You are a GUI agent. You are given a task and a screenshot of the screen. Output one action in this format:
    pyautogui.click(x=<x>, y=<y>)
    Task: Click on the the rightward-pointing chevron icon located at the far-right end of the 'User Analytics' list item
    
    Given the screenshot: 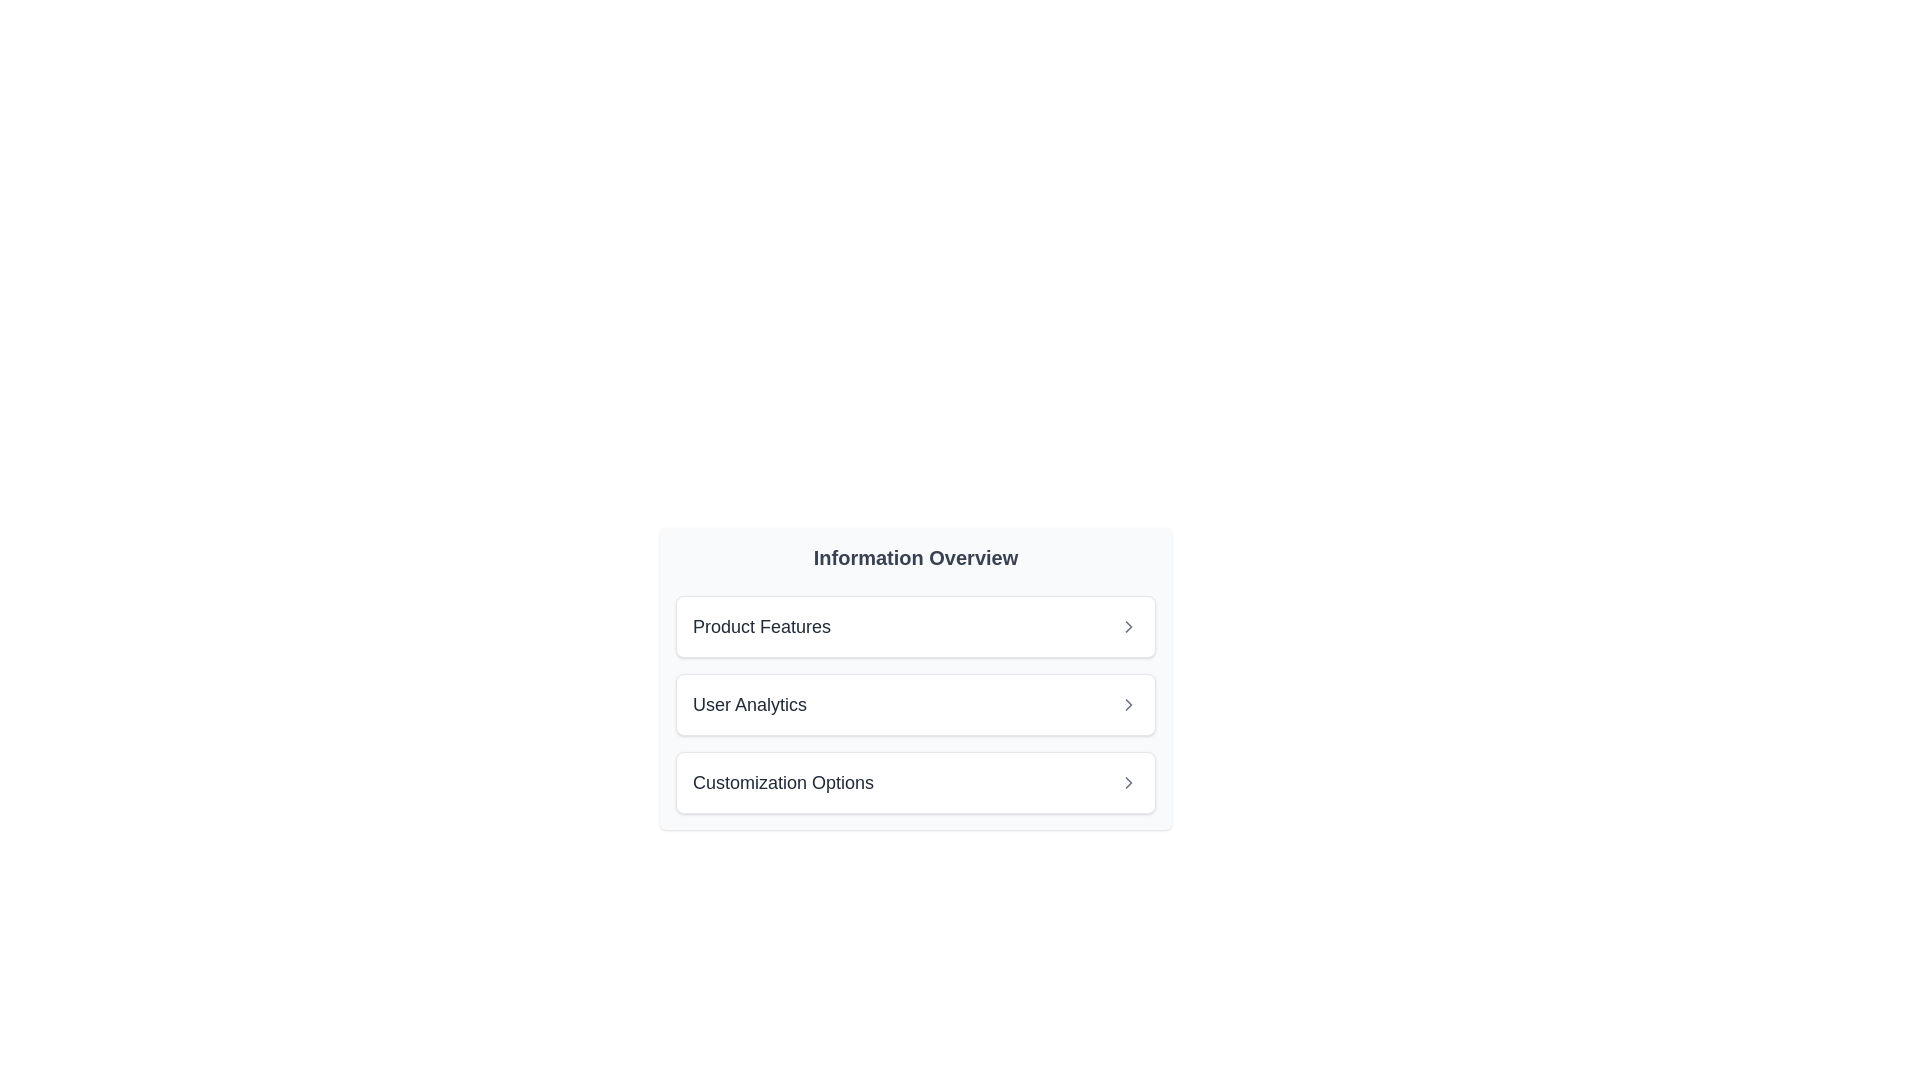 What is the action you would take?
    pyautogui.click(x=1128, y=704)
    